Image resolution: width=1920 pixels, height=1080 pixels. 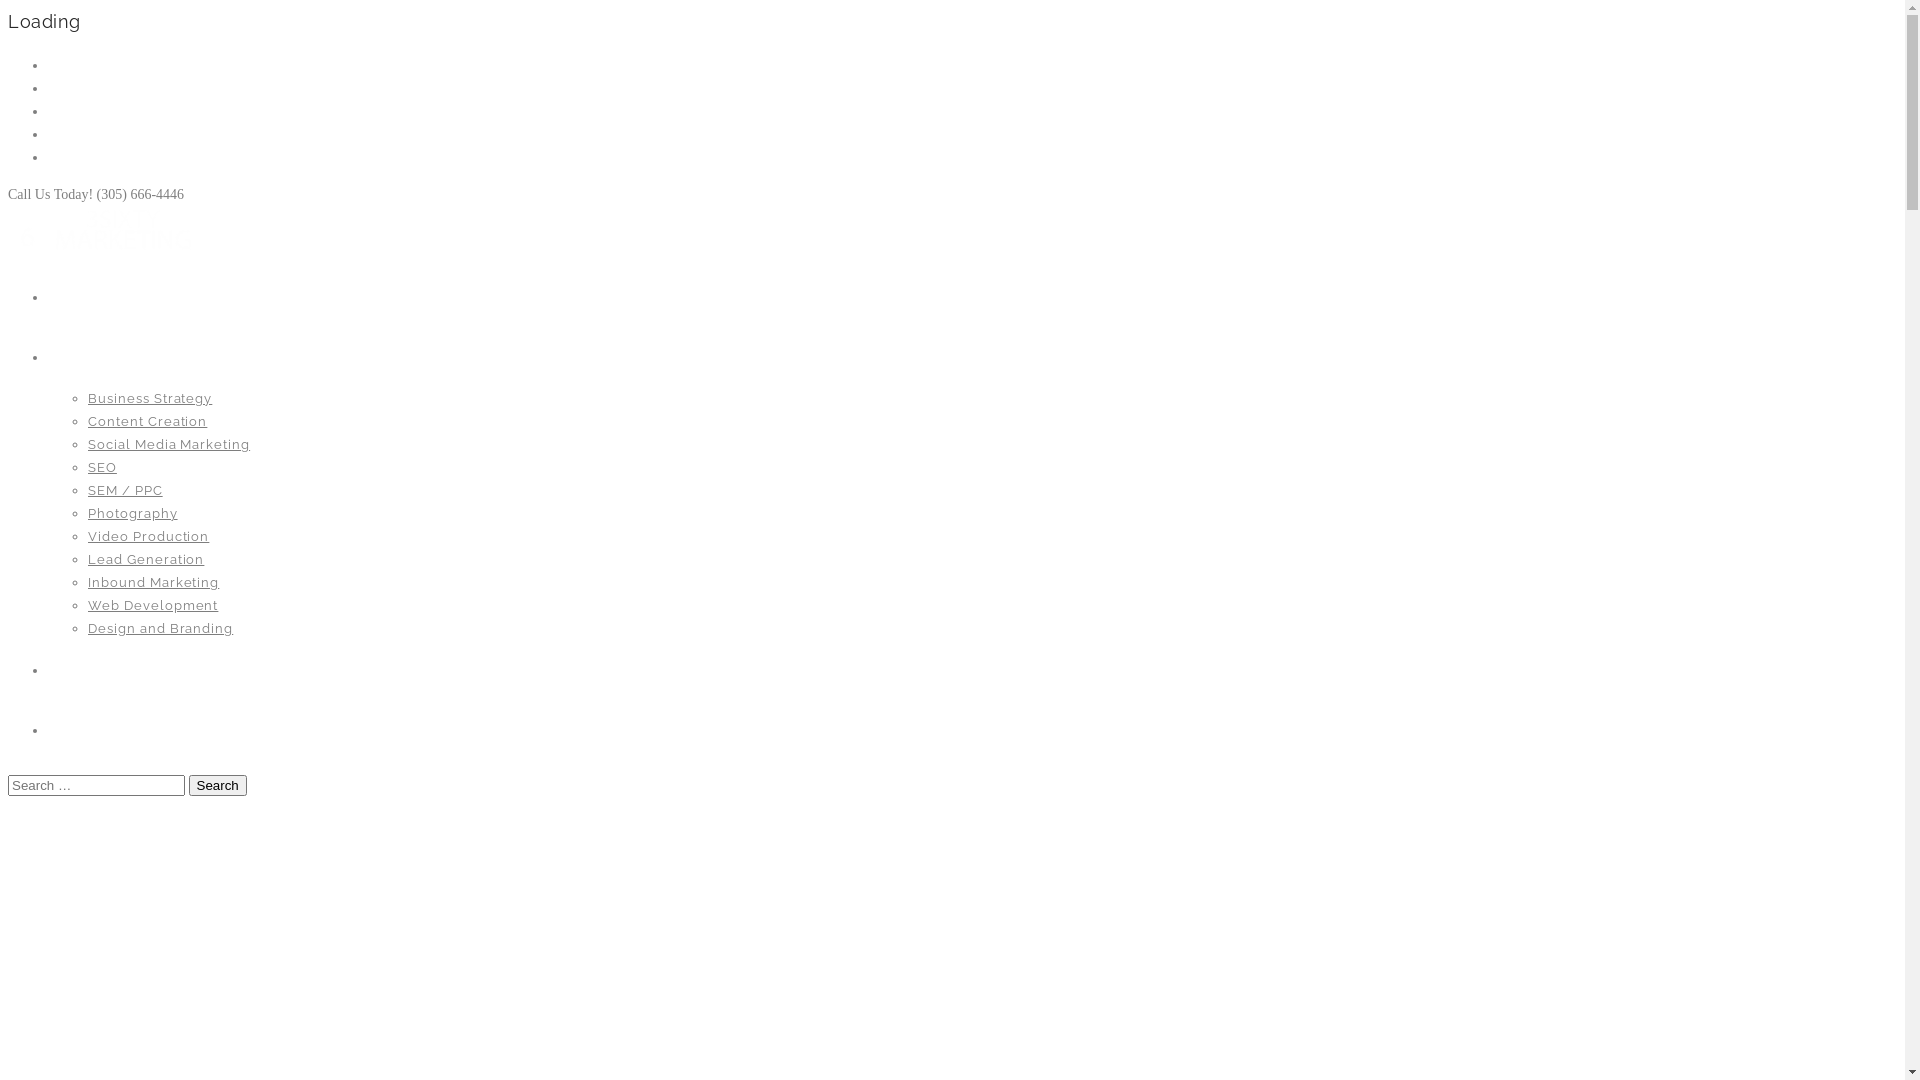 I want to click on 'Video Production', so click(x=147, y=535).